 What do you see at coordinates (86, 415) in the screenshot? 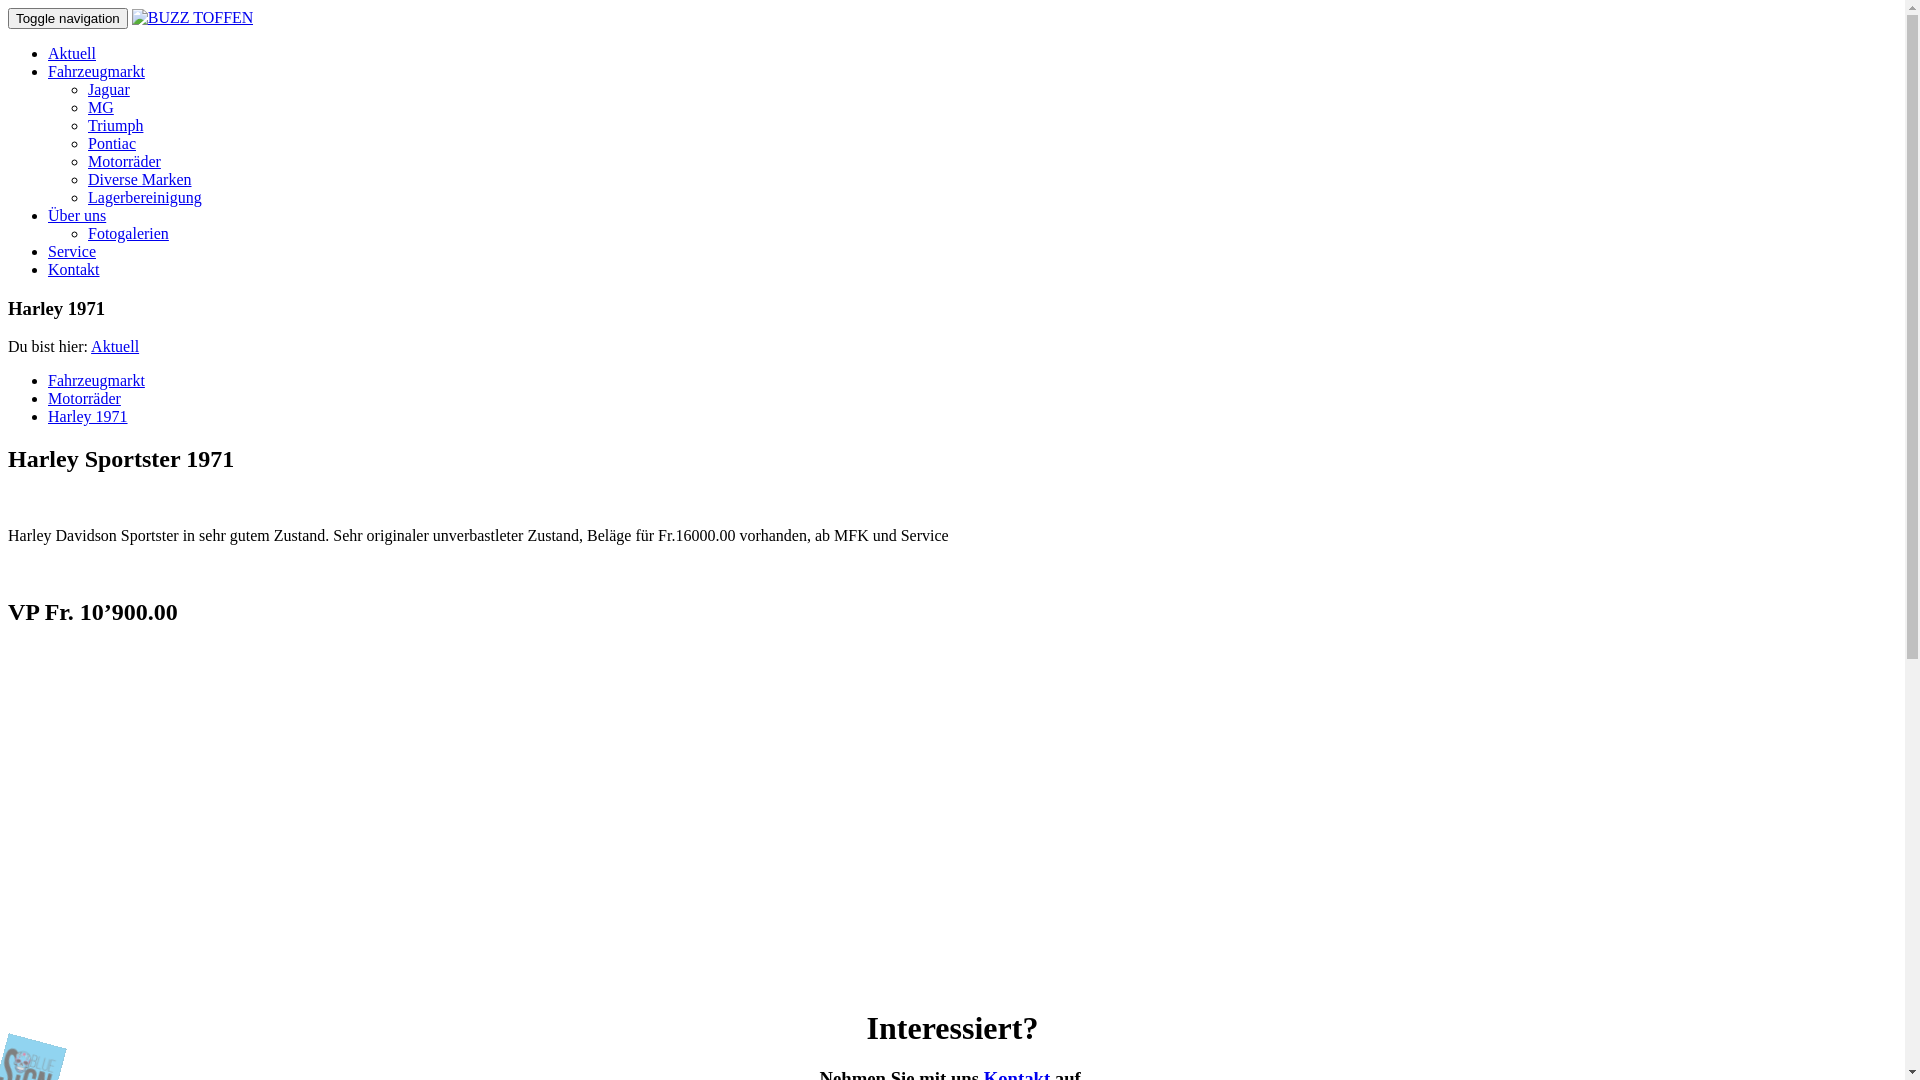
I see `'Harley 1971'` at bounding box center [86, 415].